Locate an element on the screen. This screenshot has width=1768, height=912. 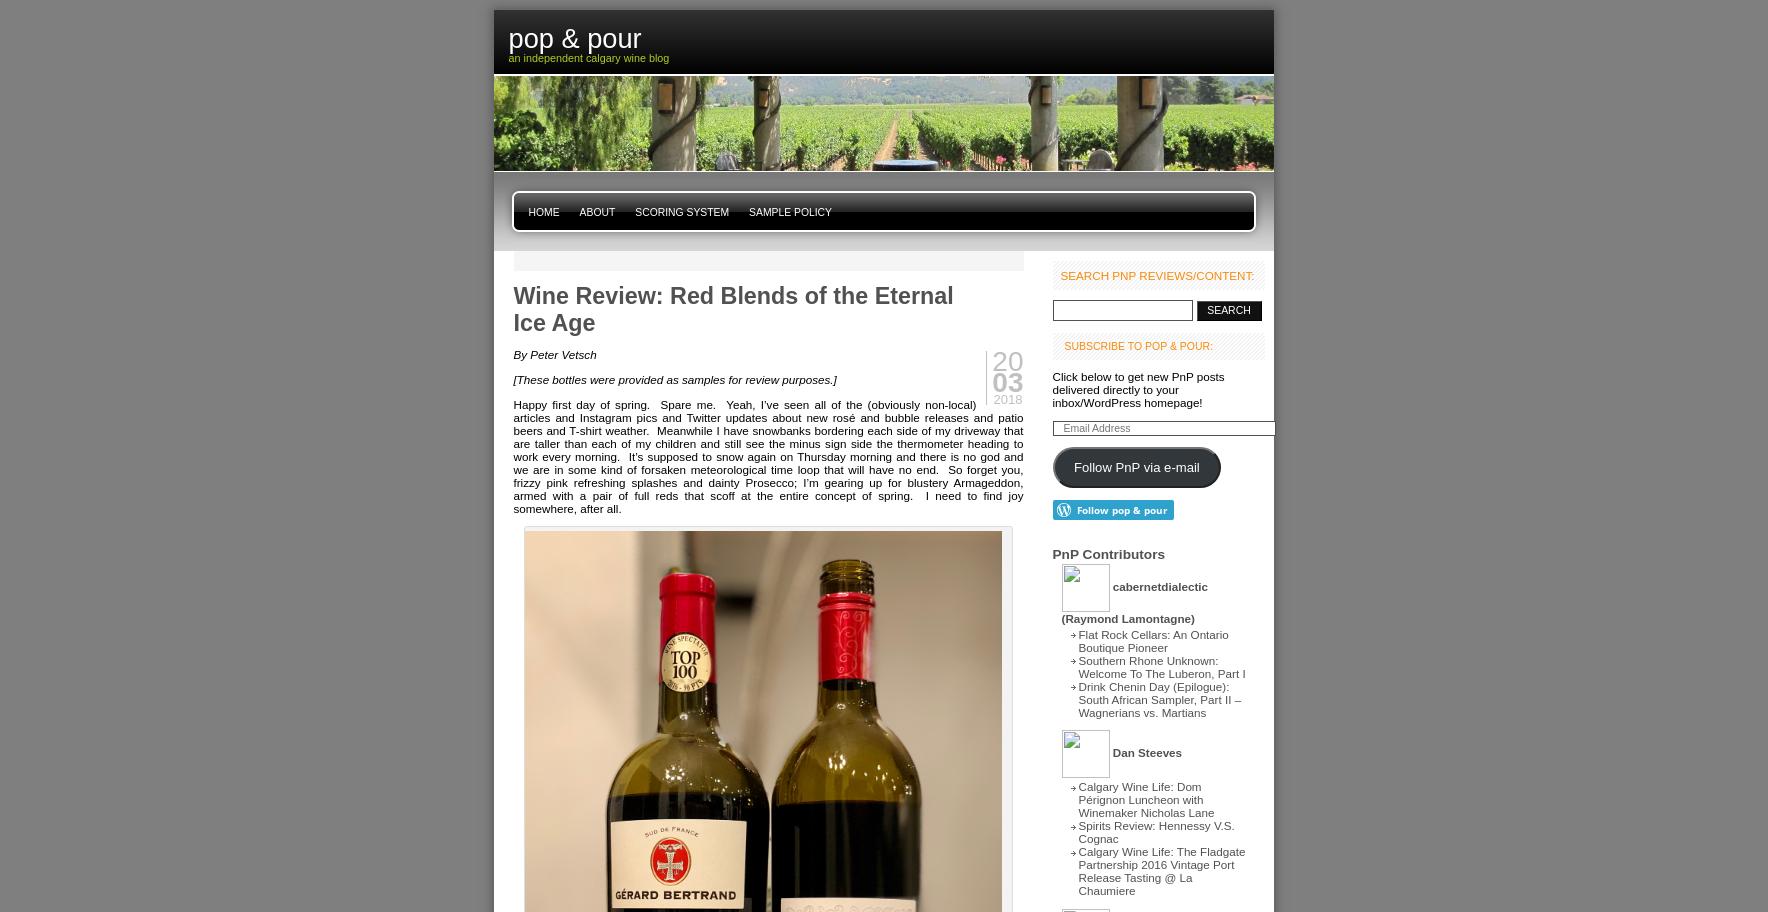
'03' is located at coordinates (1006, 382).